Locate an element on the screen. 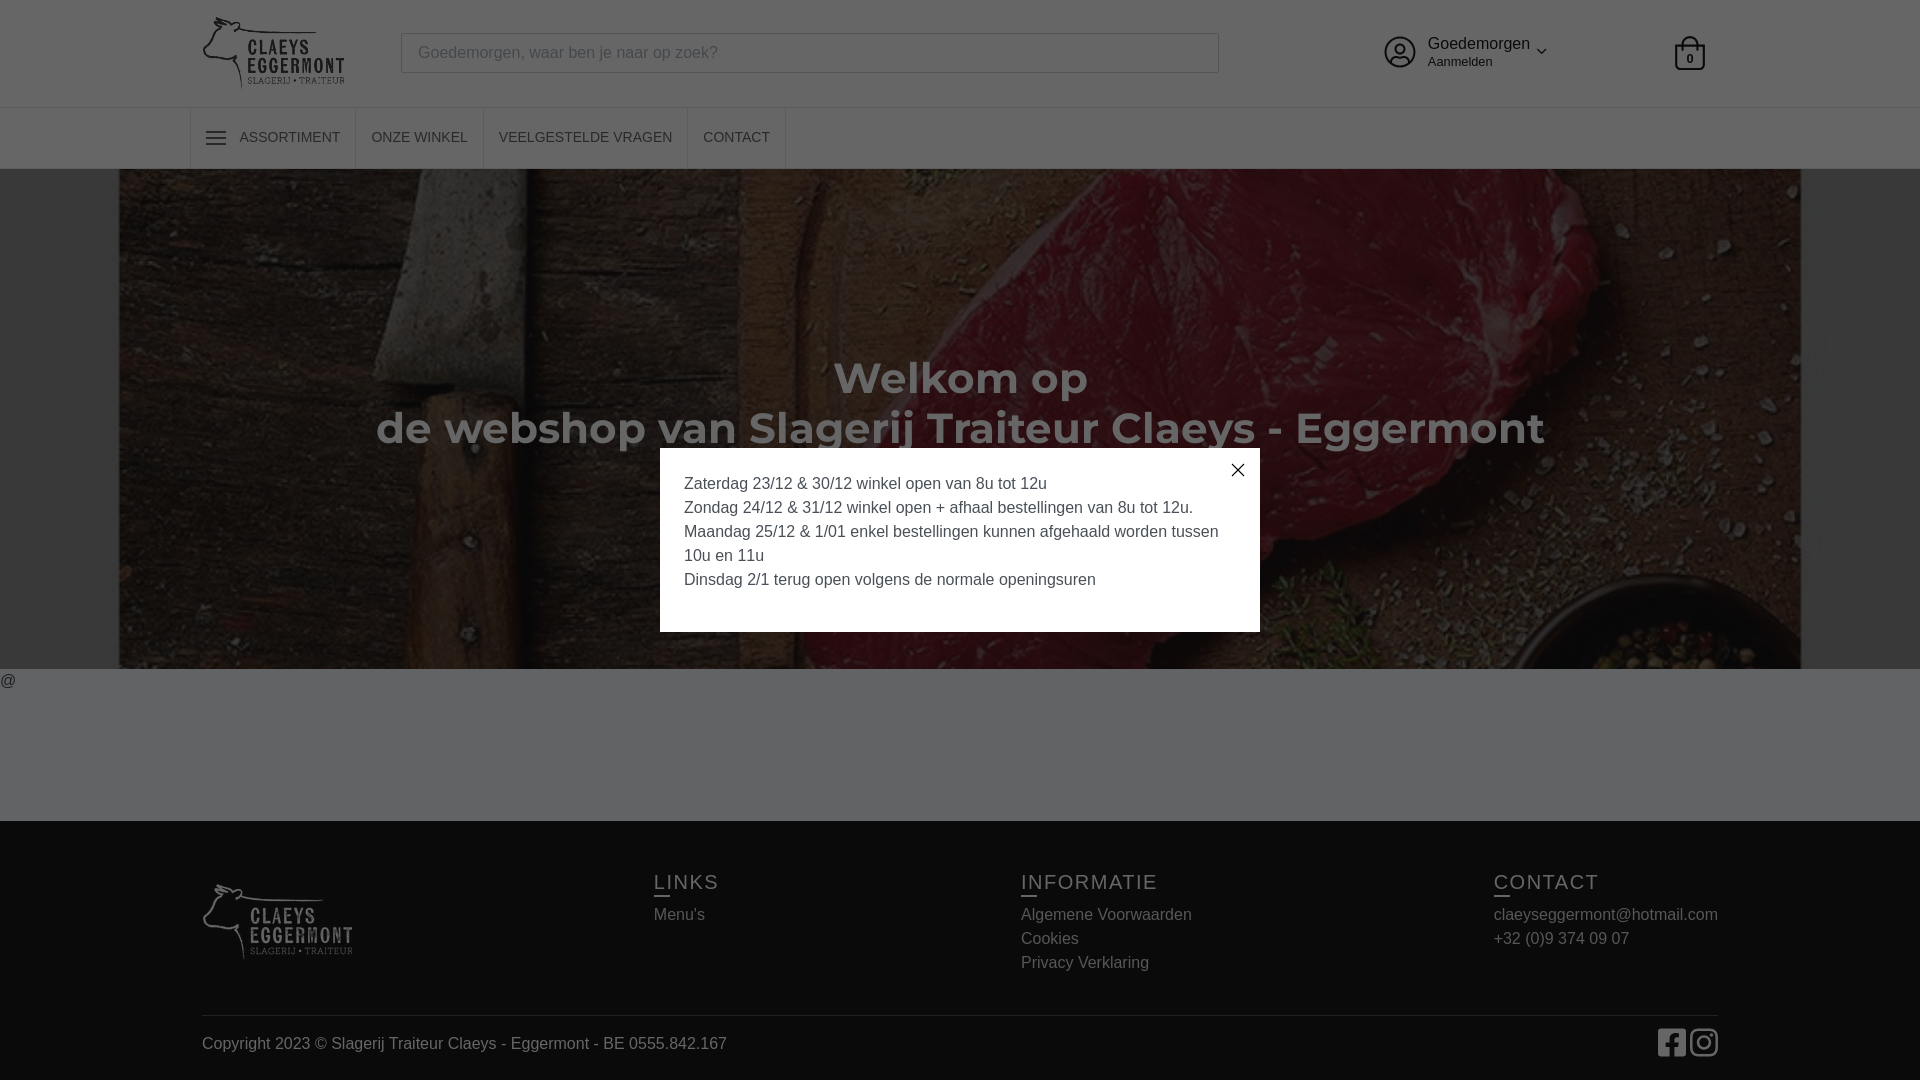 The image size is (1920, 1080). 'VEELGESTELDE VRAGEN' is located at coordinates (584, 137).